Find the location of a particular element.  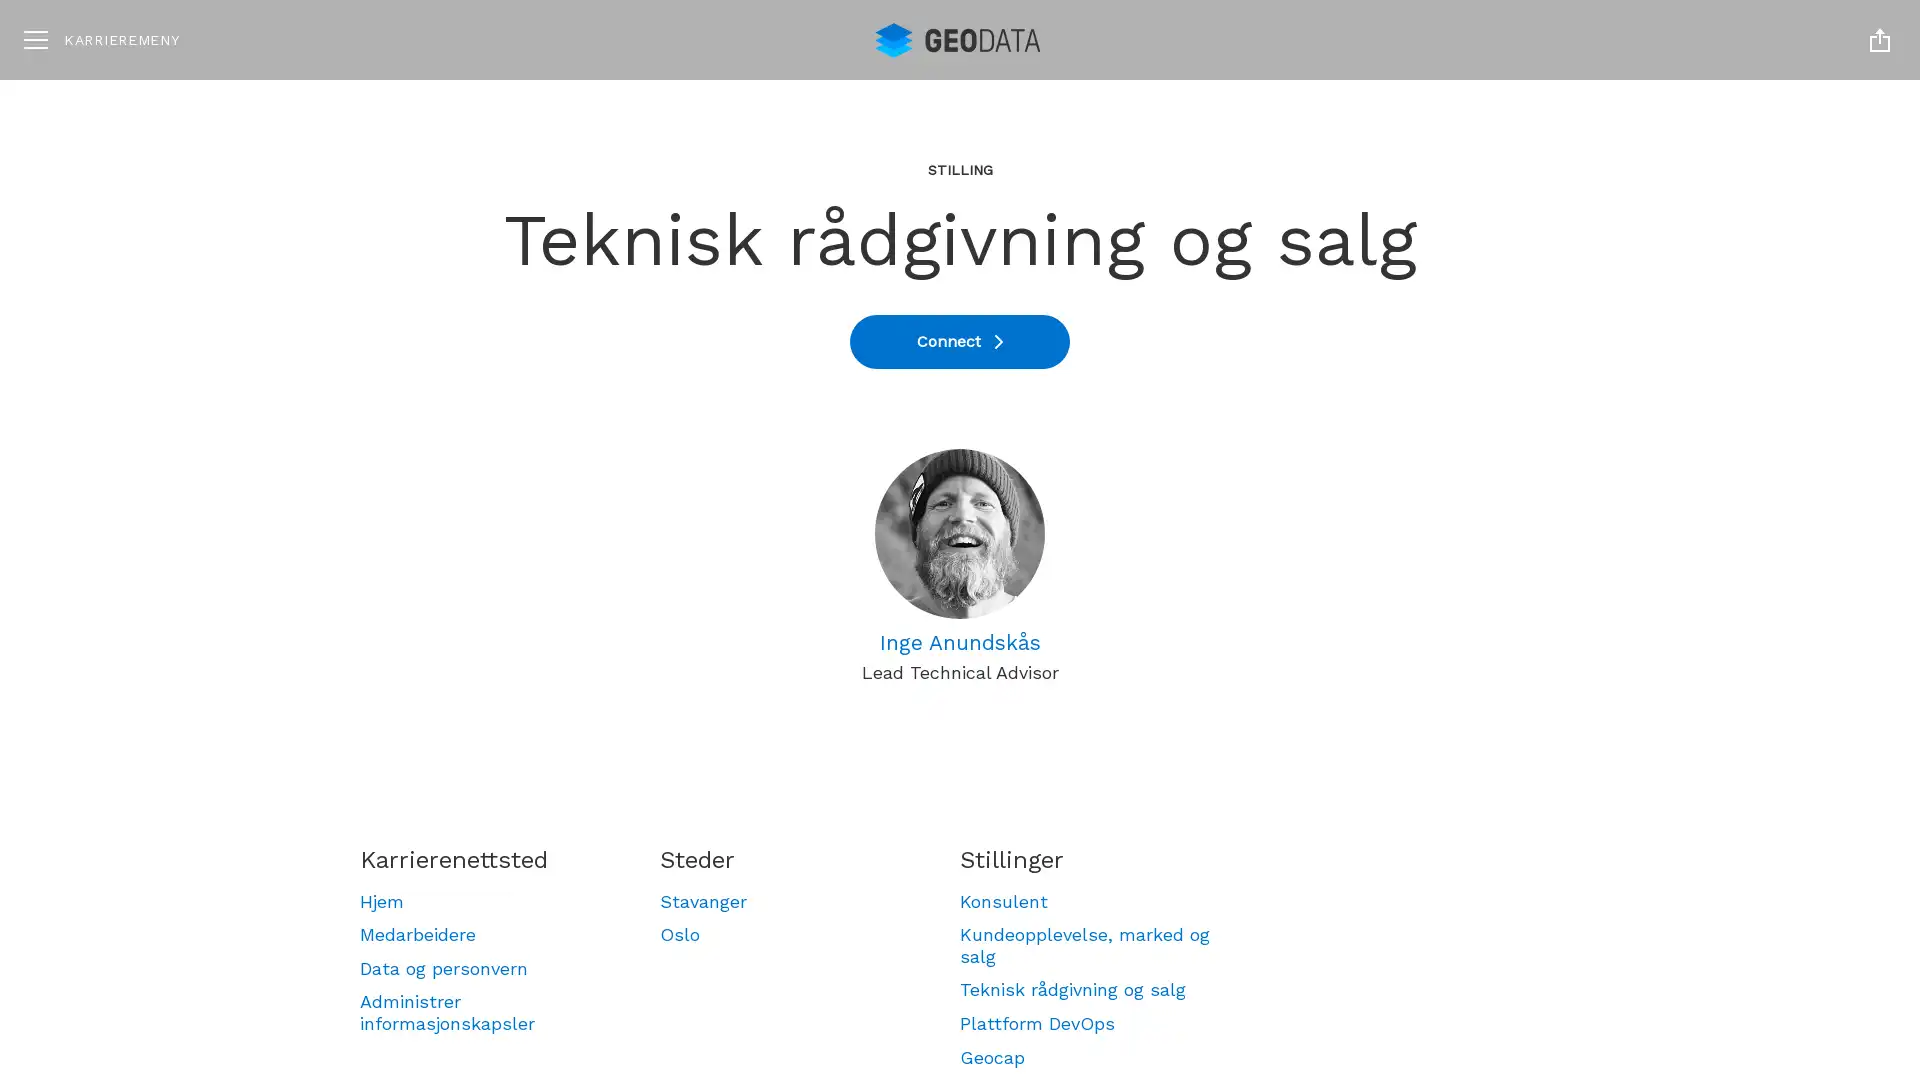

Godta alle is located at coordinates (1691, 851).